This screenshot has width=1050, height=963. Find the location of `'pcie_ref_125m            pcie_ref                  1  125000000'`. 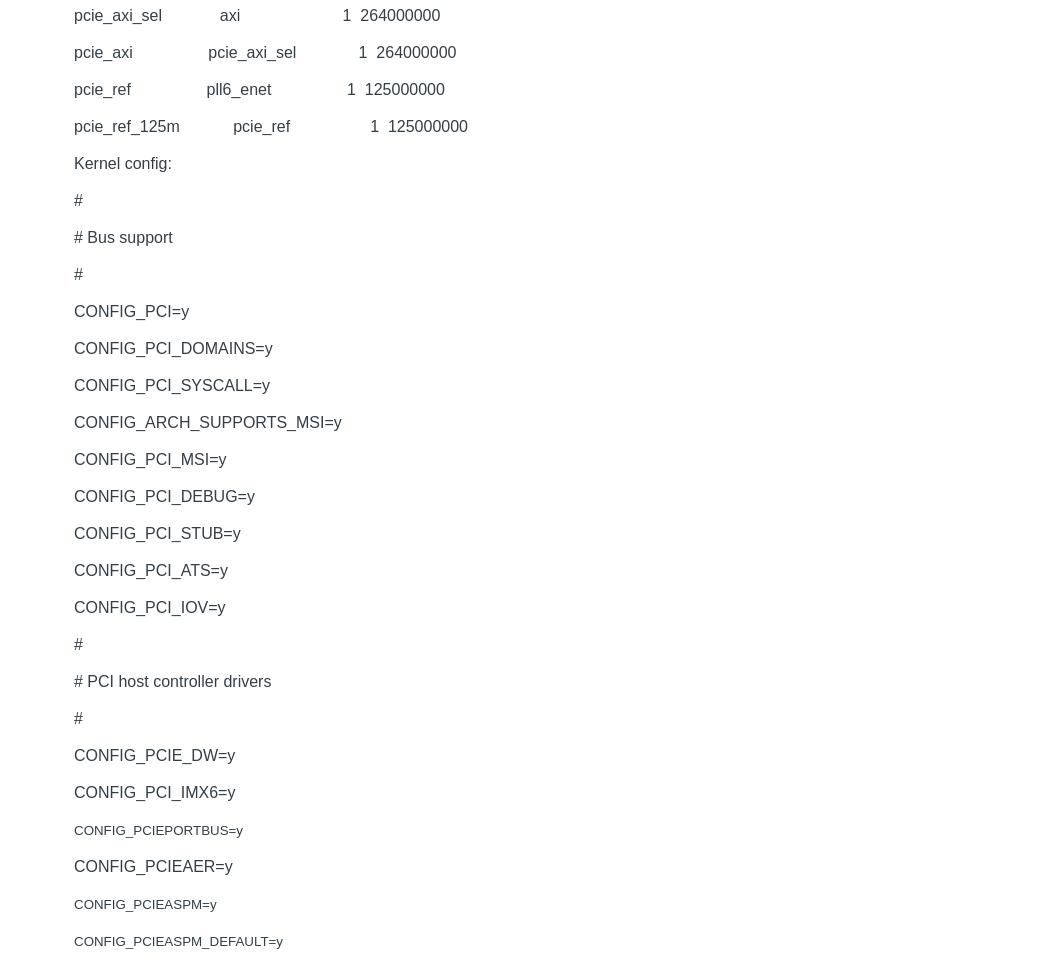

'pcie_ref_125m            pcie_ref                  1  125000000' is located at coordinates (270, 125).